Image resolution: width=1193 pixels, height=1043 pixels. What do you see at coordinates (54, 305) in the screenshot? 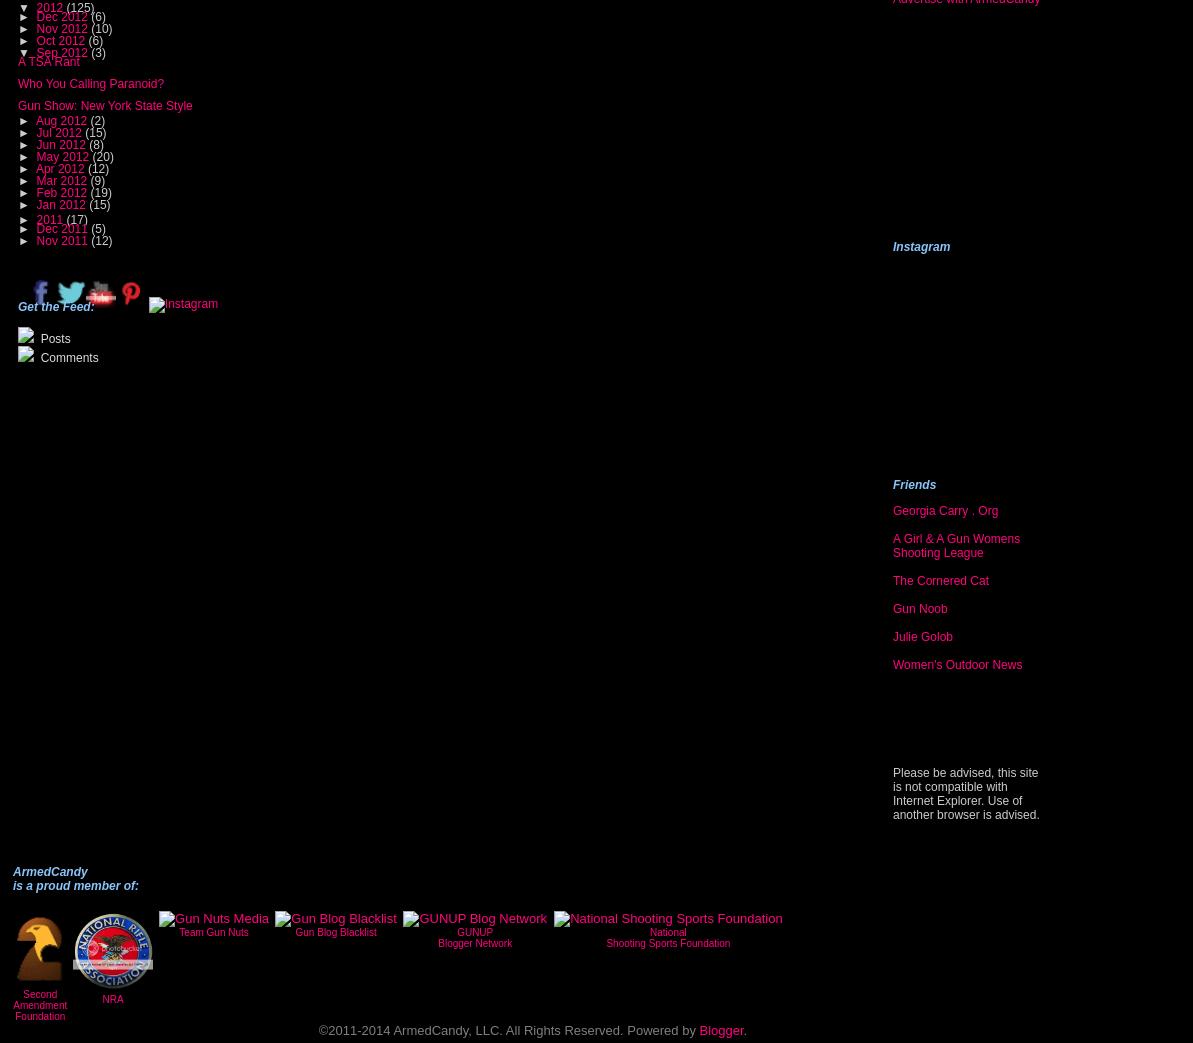
I see `'Get the Feed:'` at bounding box center [54, 305].